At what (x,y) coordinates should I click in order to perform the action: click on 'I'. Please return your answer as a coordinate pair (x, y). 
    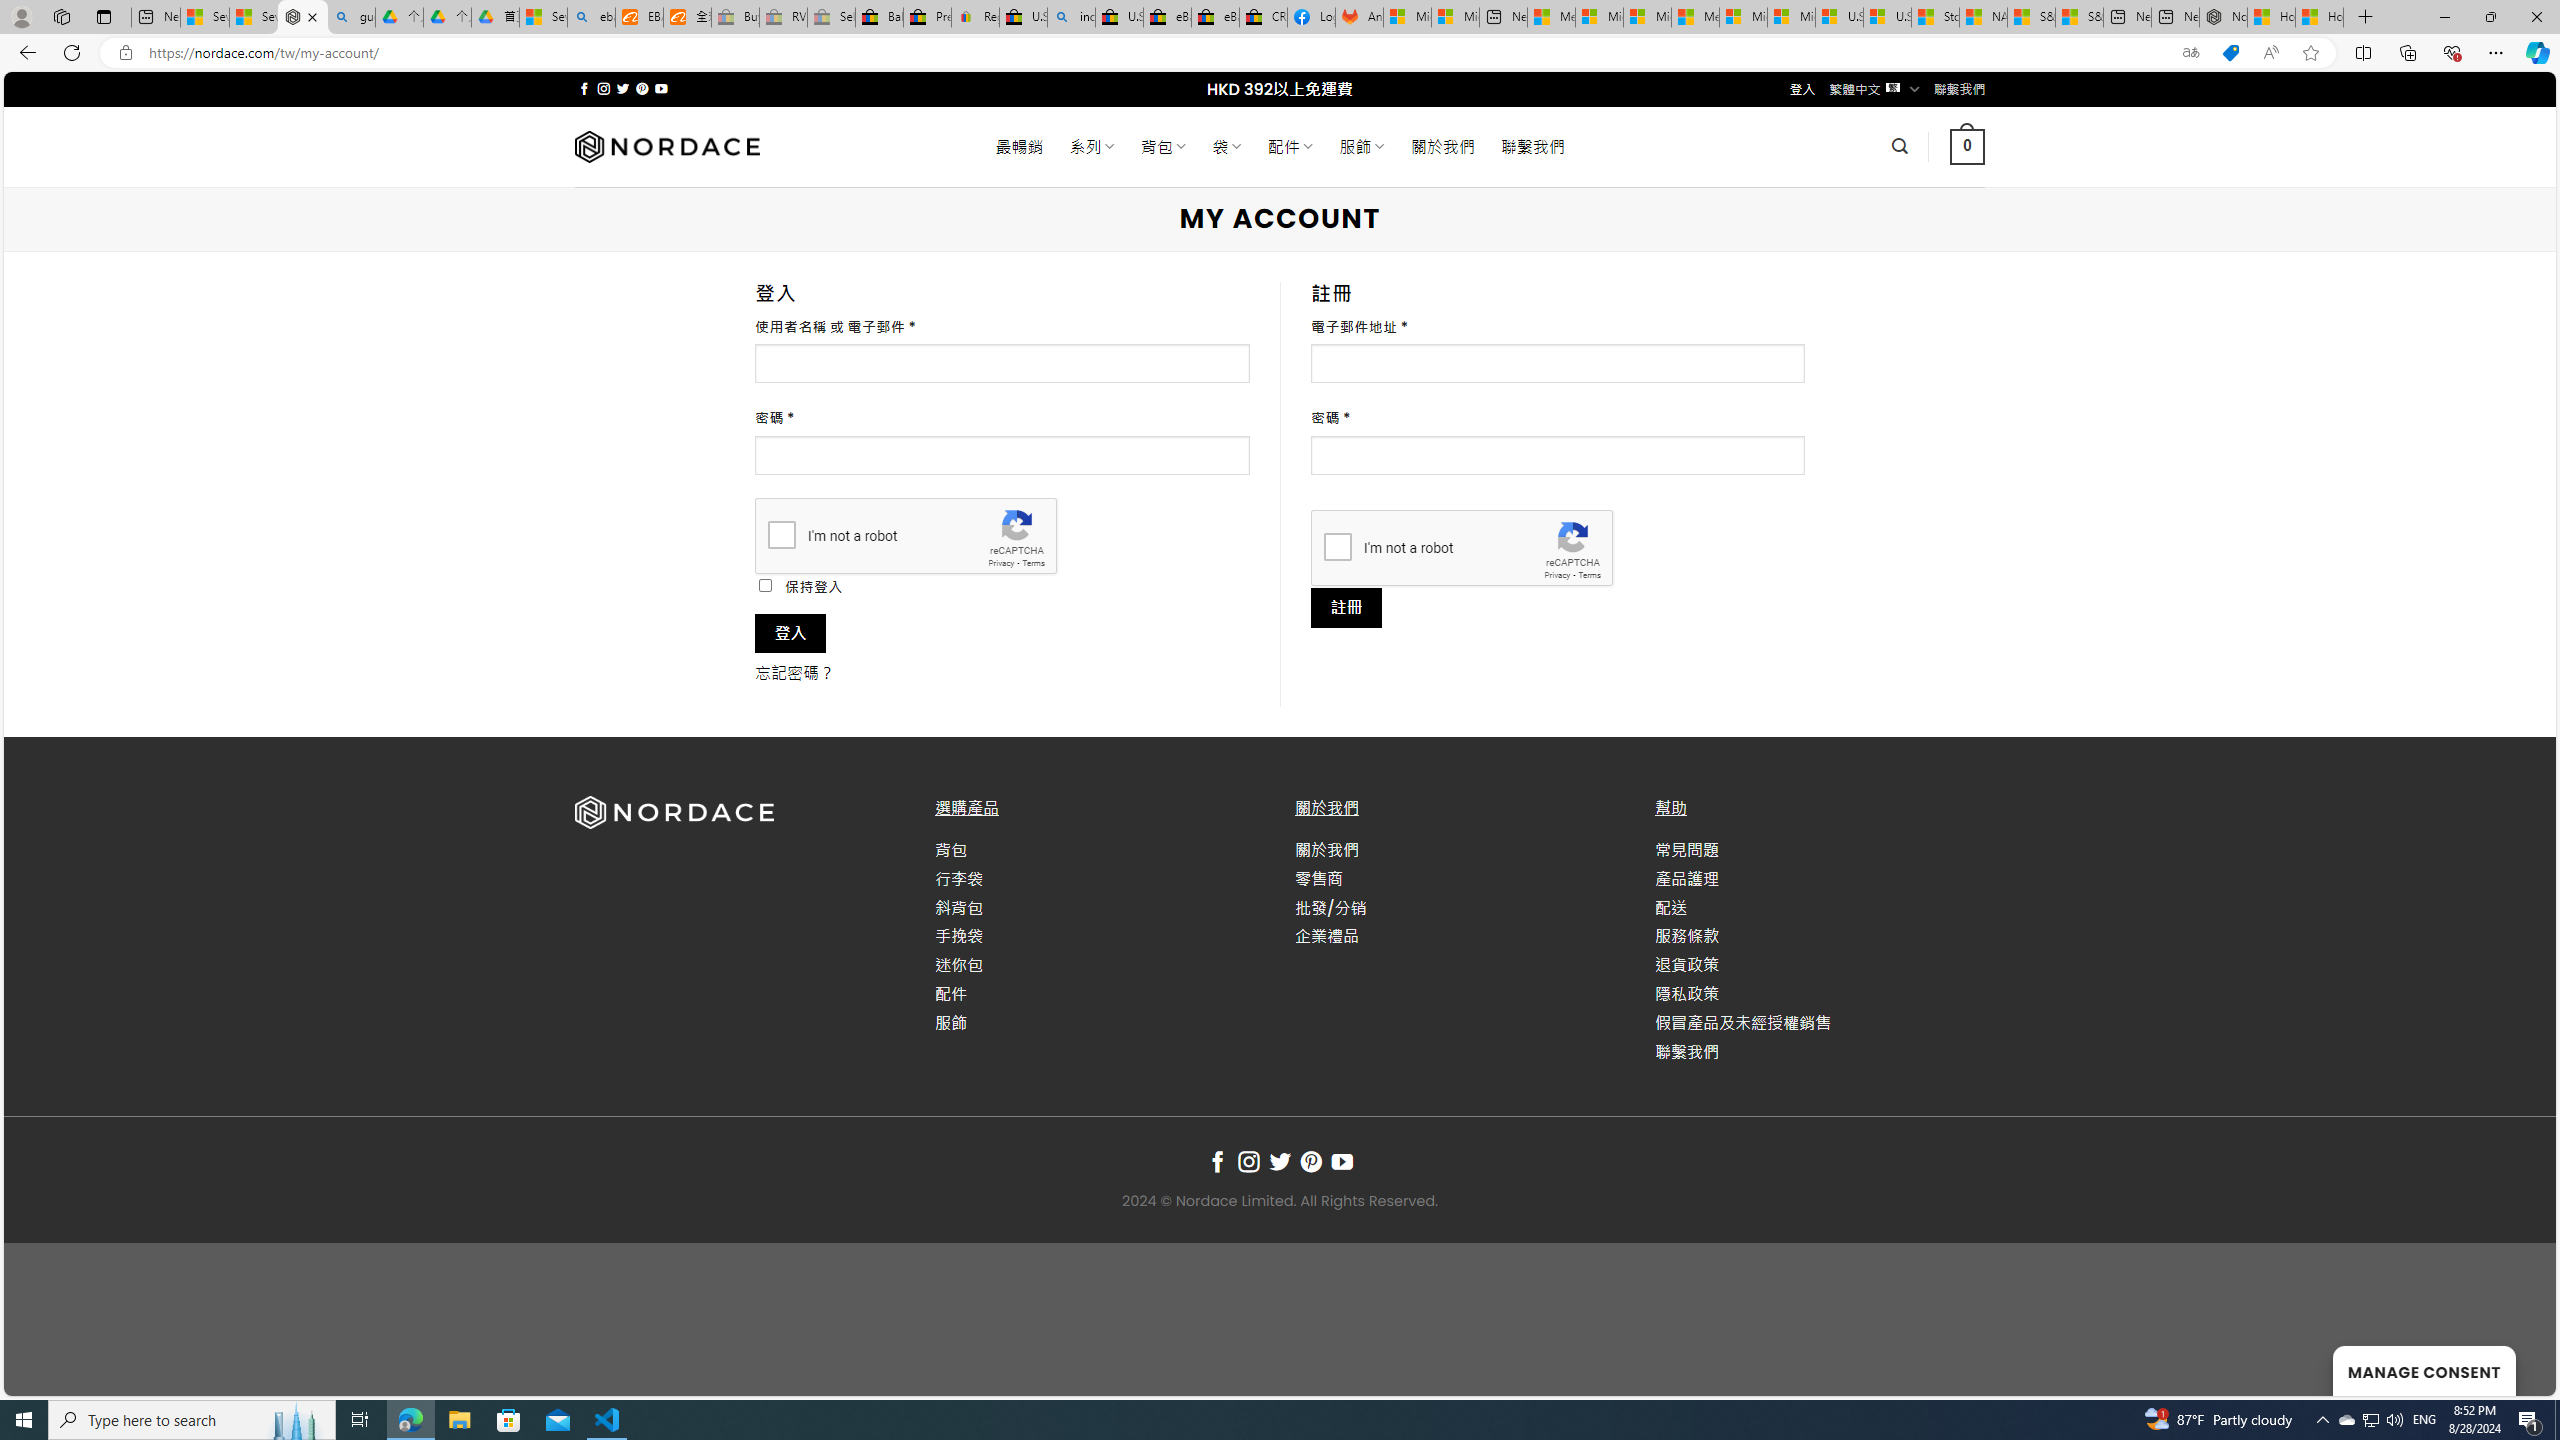
    Looking at the image, I should click on (1337, 545).